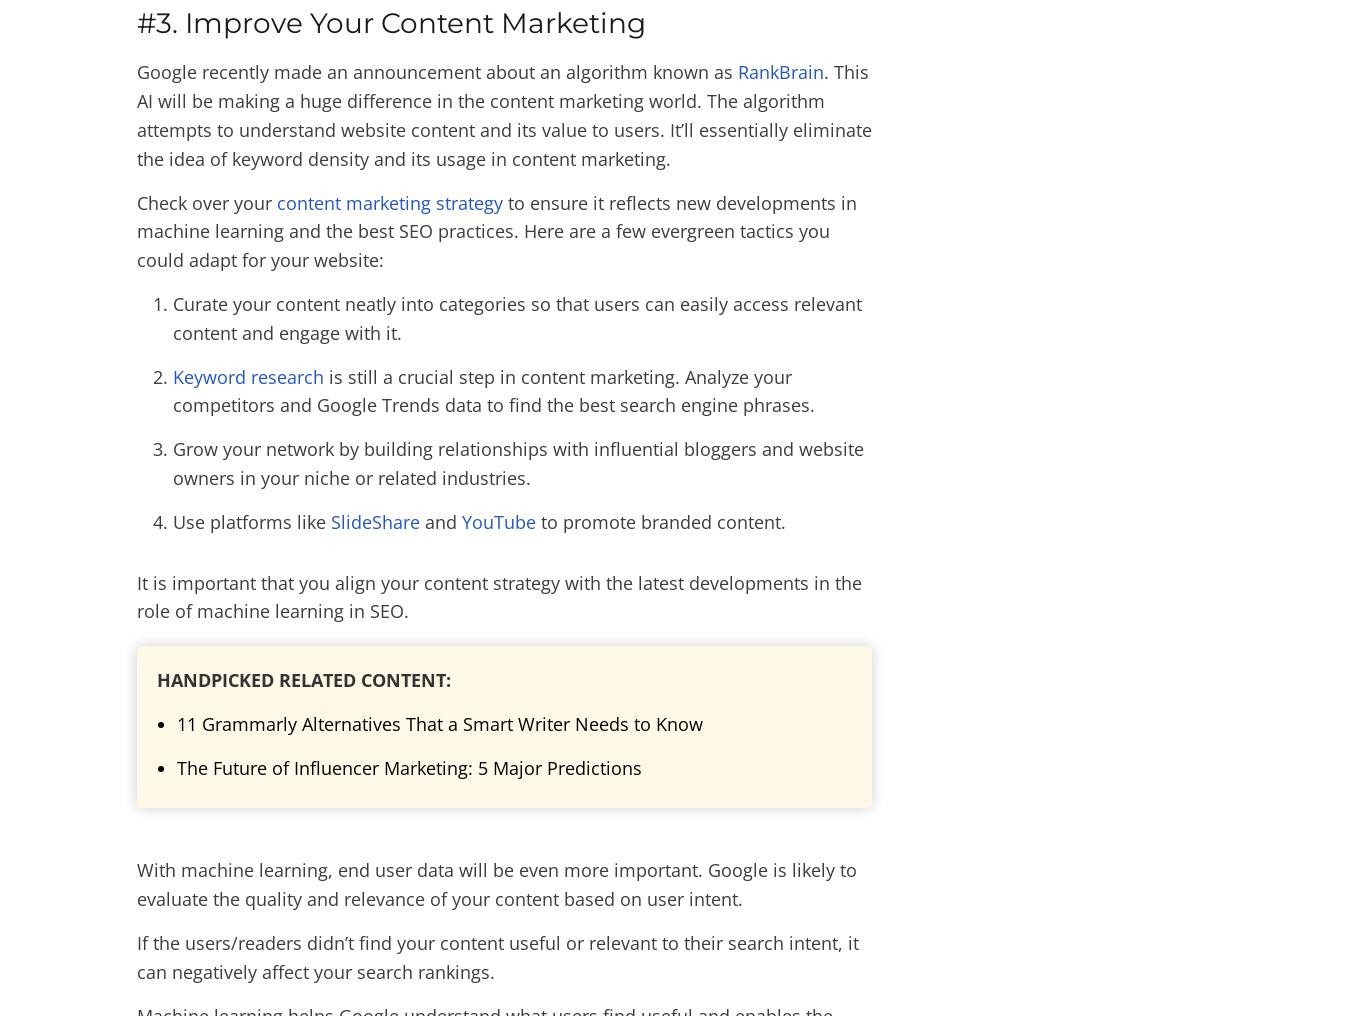 The width and height of the screenshot is (1366, 1016). Describe the element at coordinates (436, 72) in the screenshot. I see `'Google recently made an announcement about an algorithm known as'` at that location.